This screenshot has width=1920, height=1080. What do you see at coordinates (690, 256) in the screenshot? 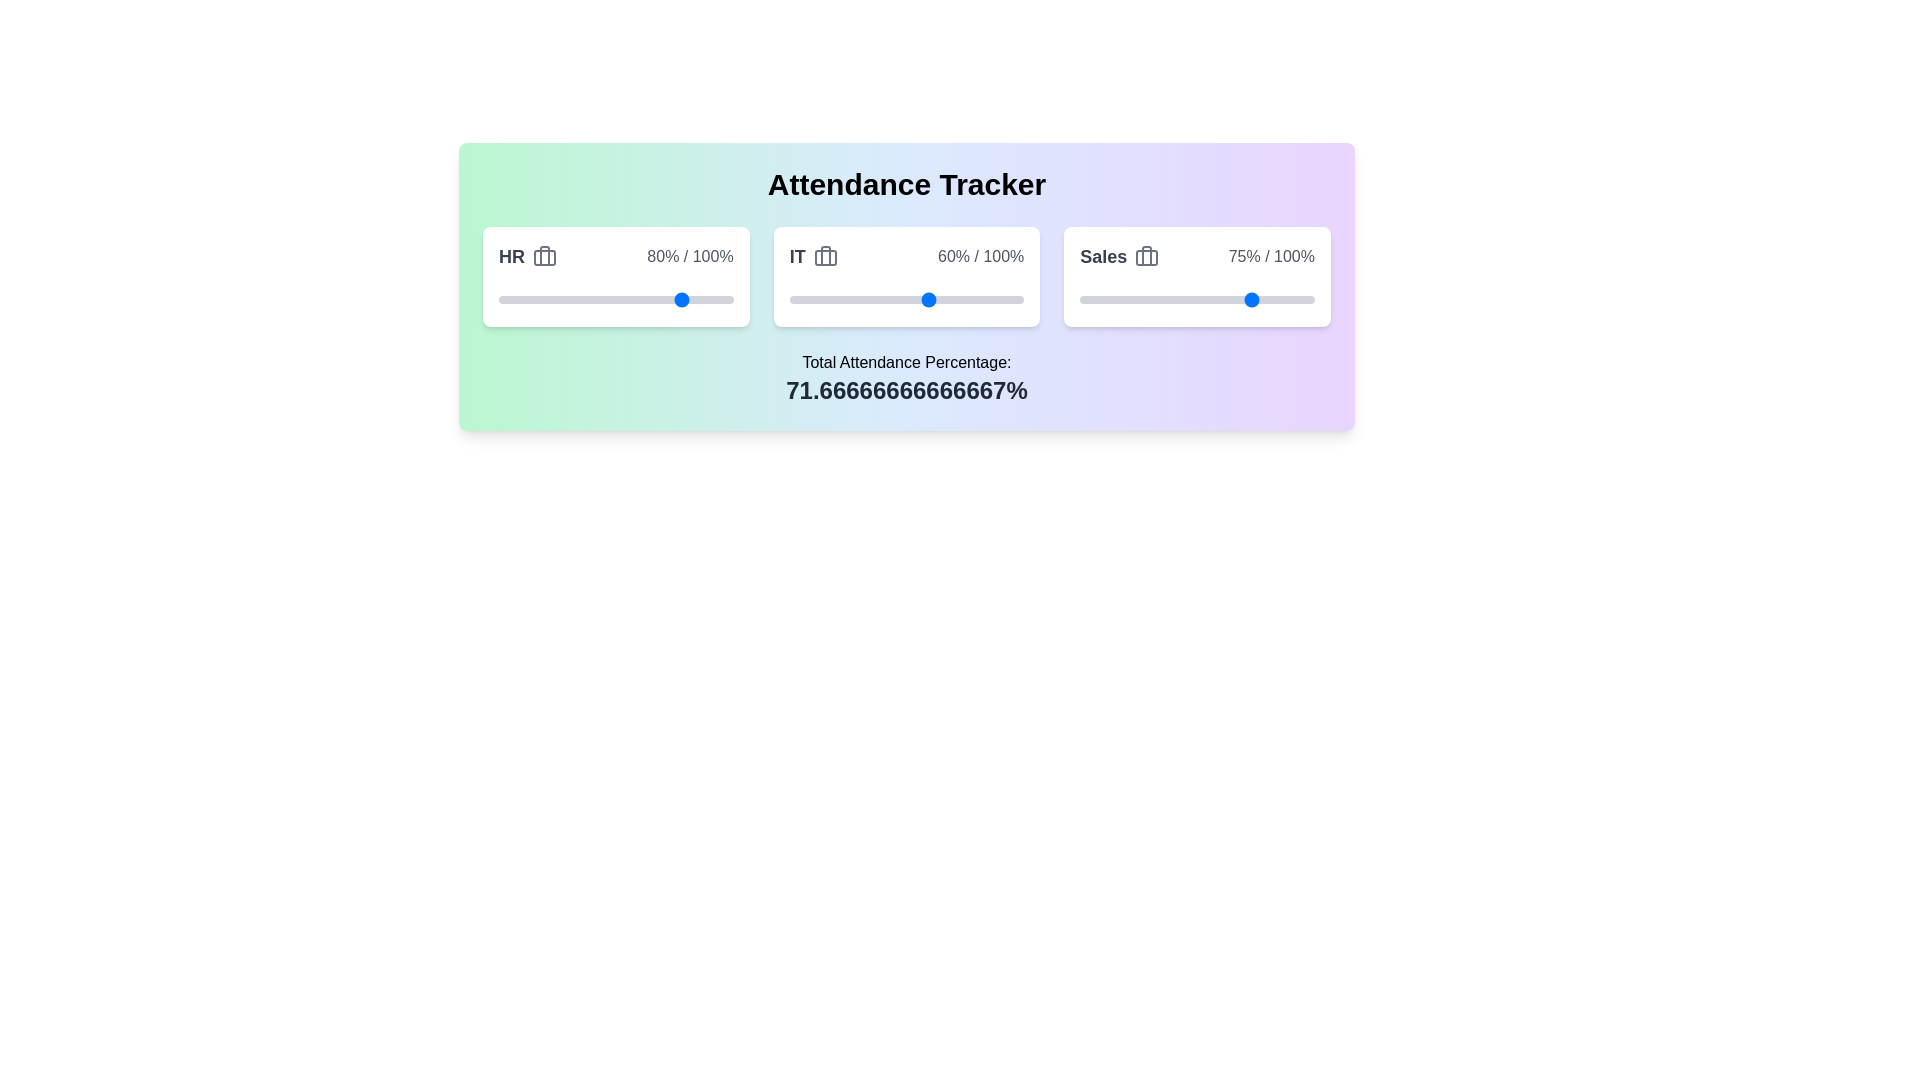
I see `the text label displaying '80% / 100%' within the 'HR' card component, which is located on the right-hand side after the briefcase icon` at bounding box center [690, 256].